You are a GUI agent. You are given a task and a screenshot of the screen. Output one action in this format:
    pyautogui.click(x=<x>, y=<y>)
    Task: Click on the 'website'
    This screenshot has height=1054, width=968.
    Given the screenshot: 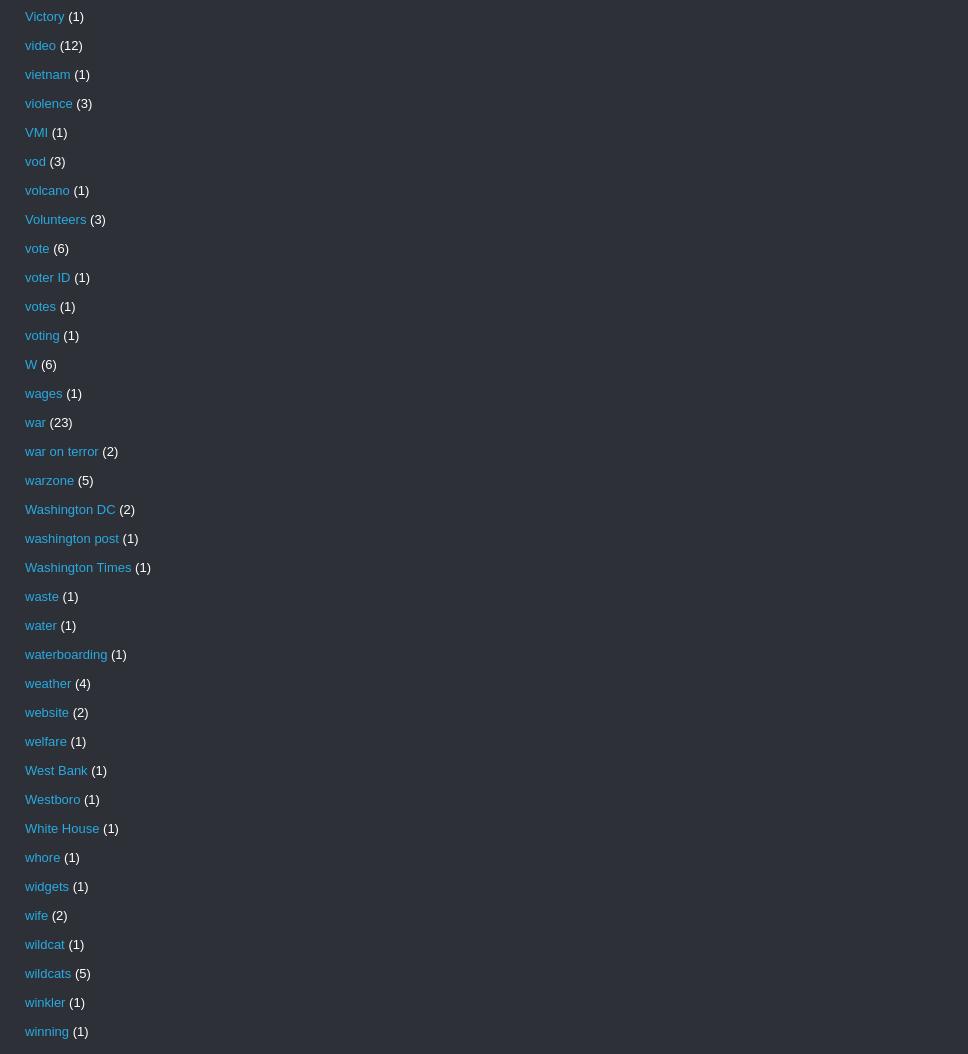 What is the action you would take?
    pyautogui.click(x=46, y=711)
    